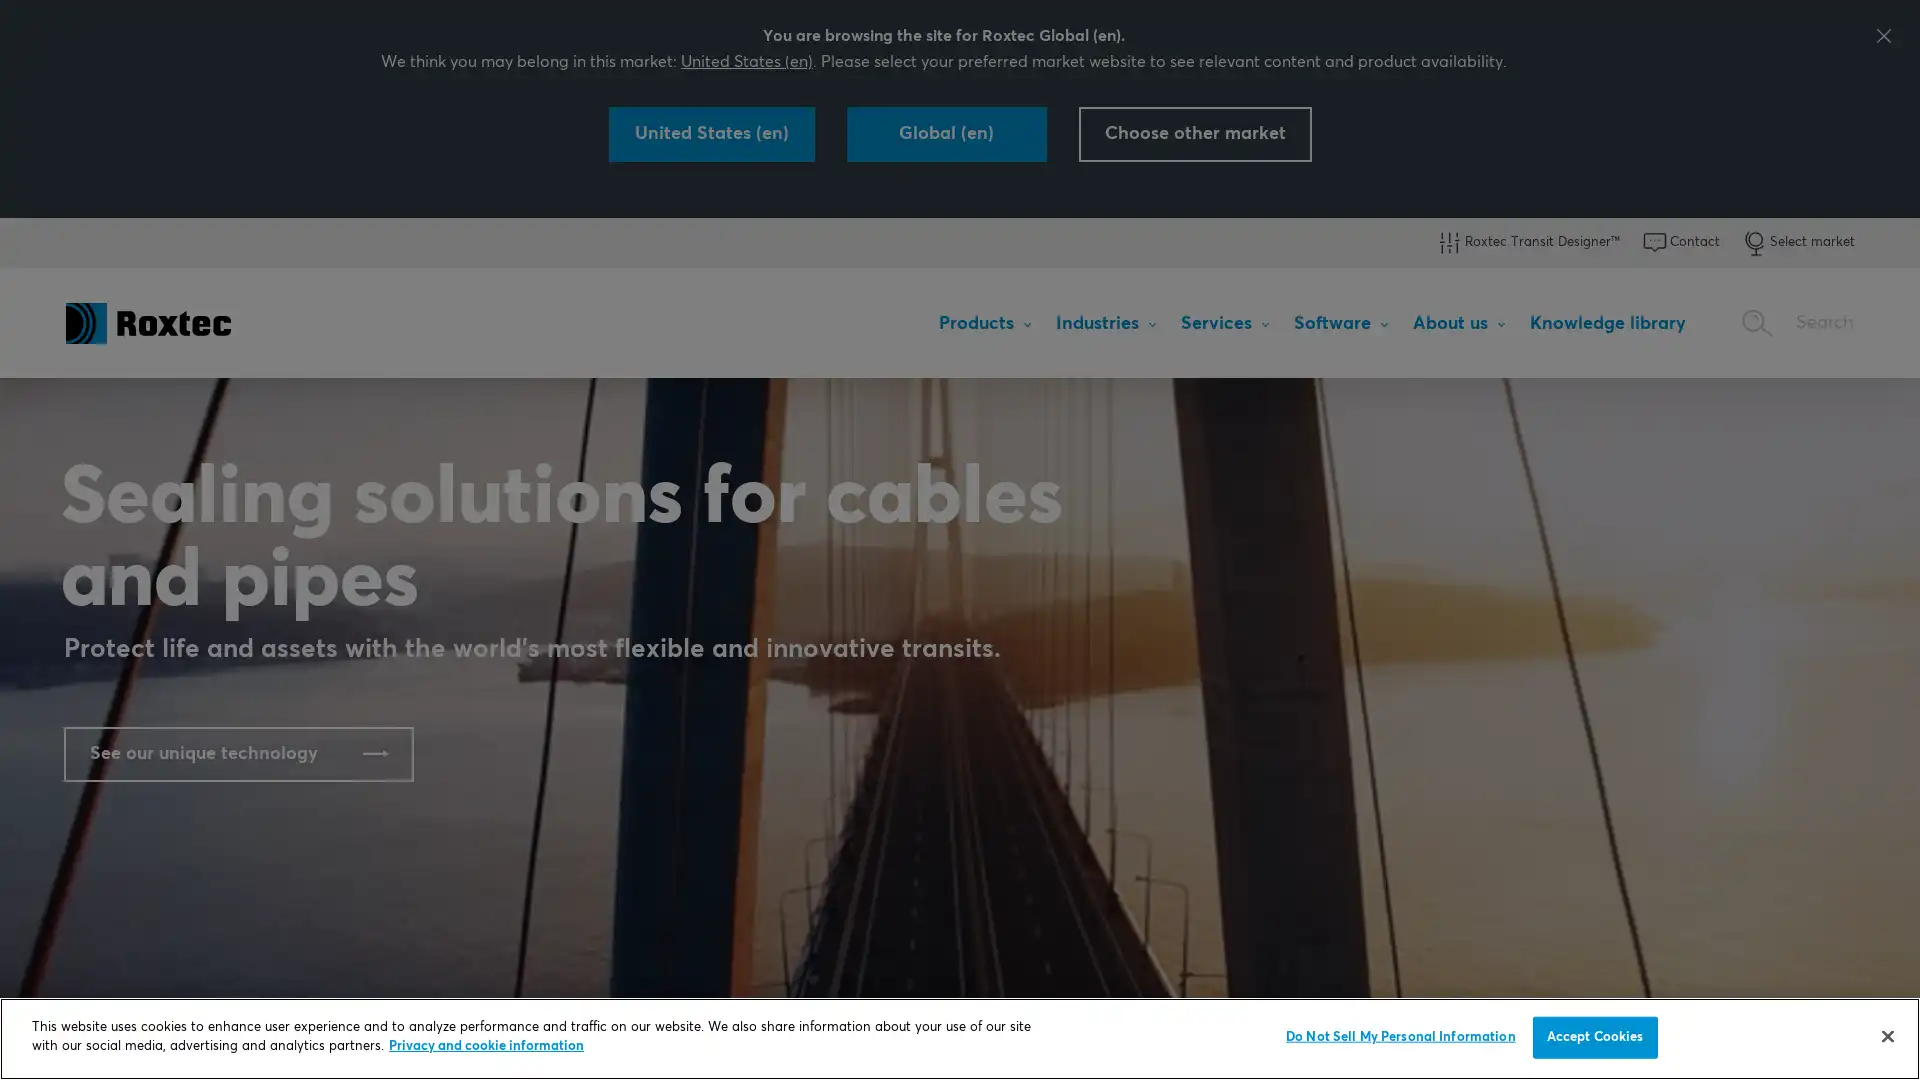  I want to click on Close, so click(1886, 1035).